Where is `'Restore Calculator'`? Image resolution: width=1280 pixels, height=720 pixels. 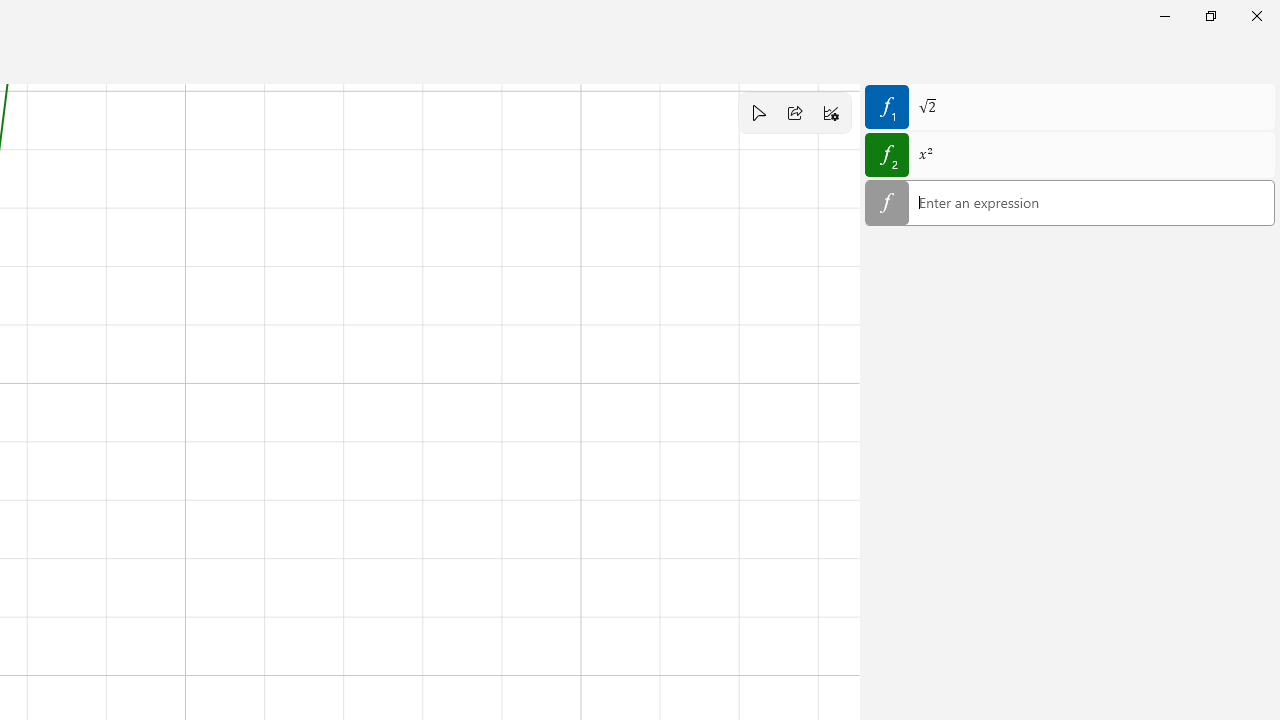
'Restore Calculator' is located at coordinates (1209, 15).